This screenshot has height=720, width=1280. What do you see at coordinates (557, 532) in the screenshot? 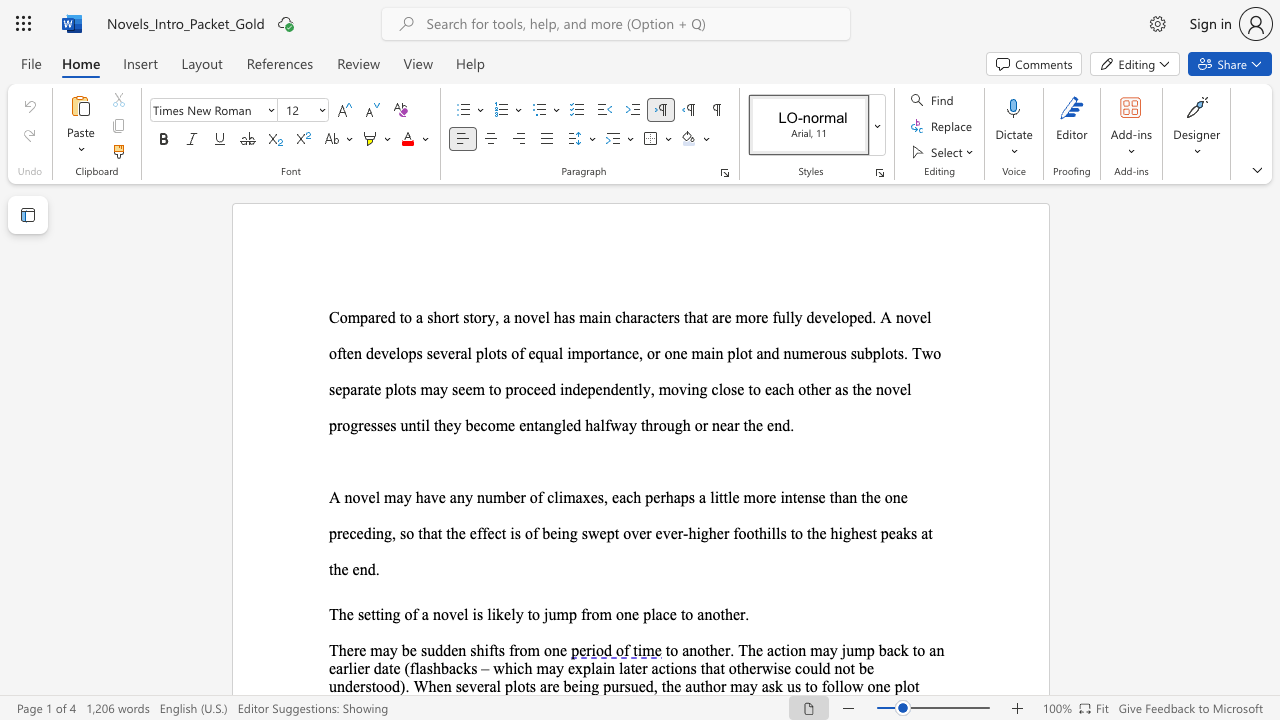
I see `the subset text "ing swept over ever-higher footh" within the text "little more intense than the one preceding, so that the effect is of being swept over ever-higher foothills to the highest peaks at the end."` at bounding box center [557, 532].